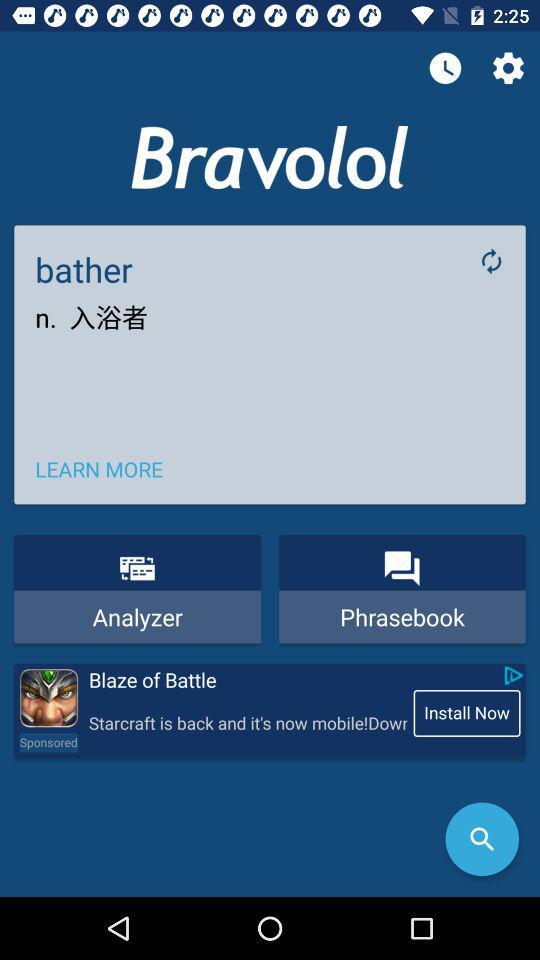  What do you see at coordinates (247, 722) in the screenshot?
I see `the starcraft is back` at bounding box center [247, 722].